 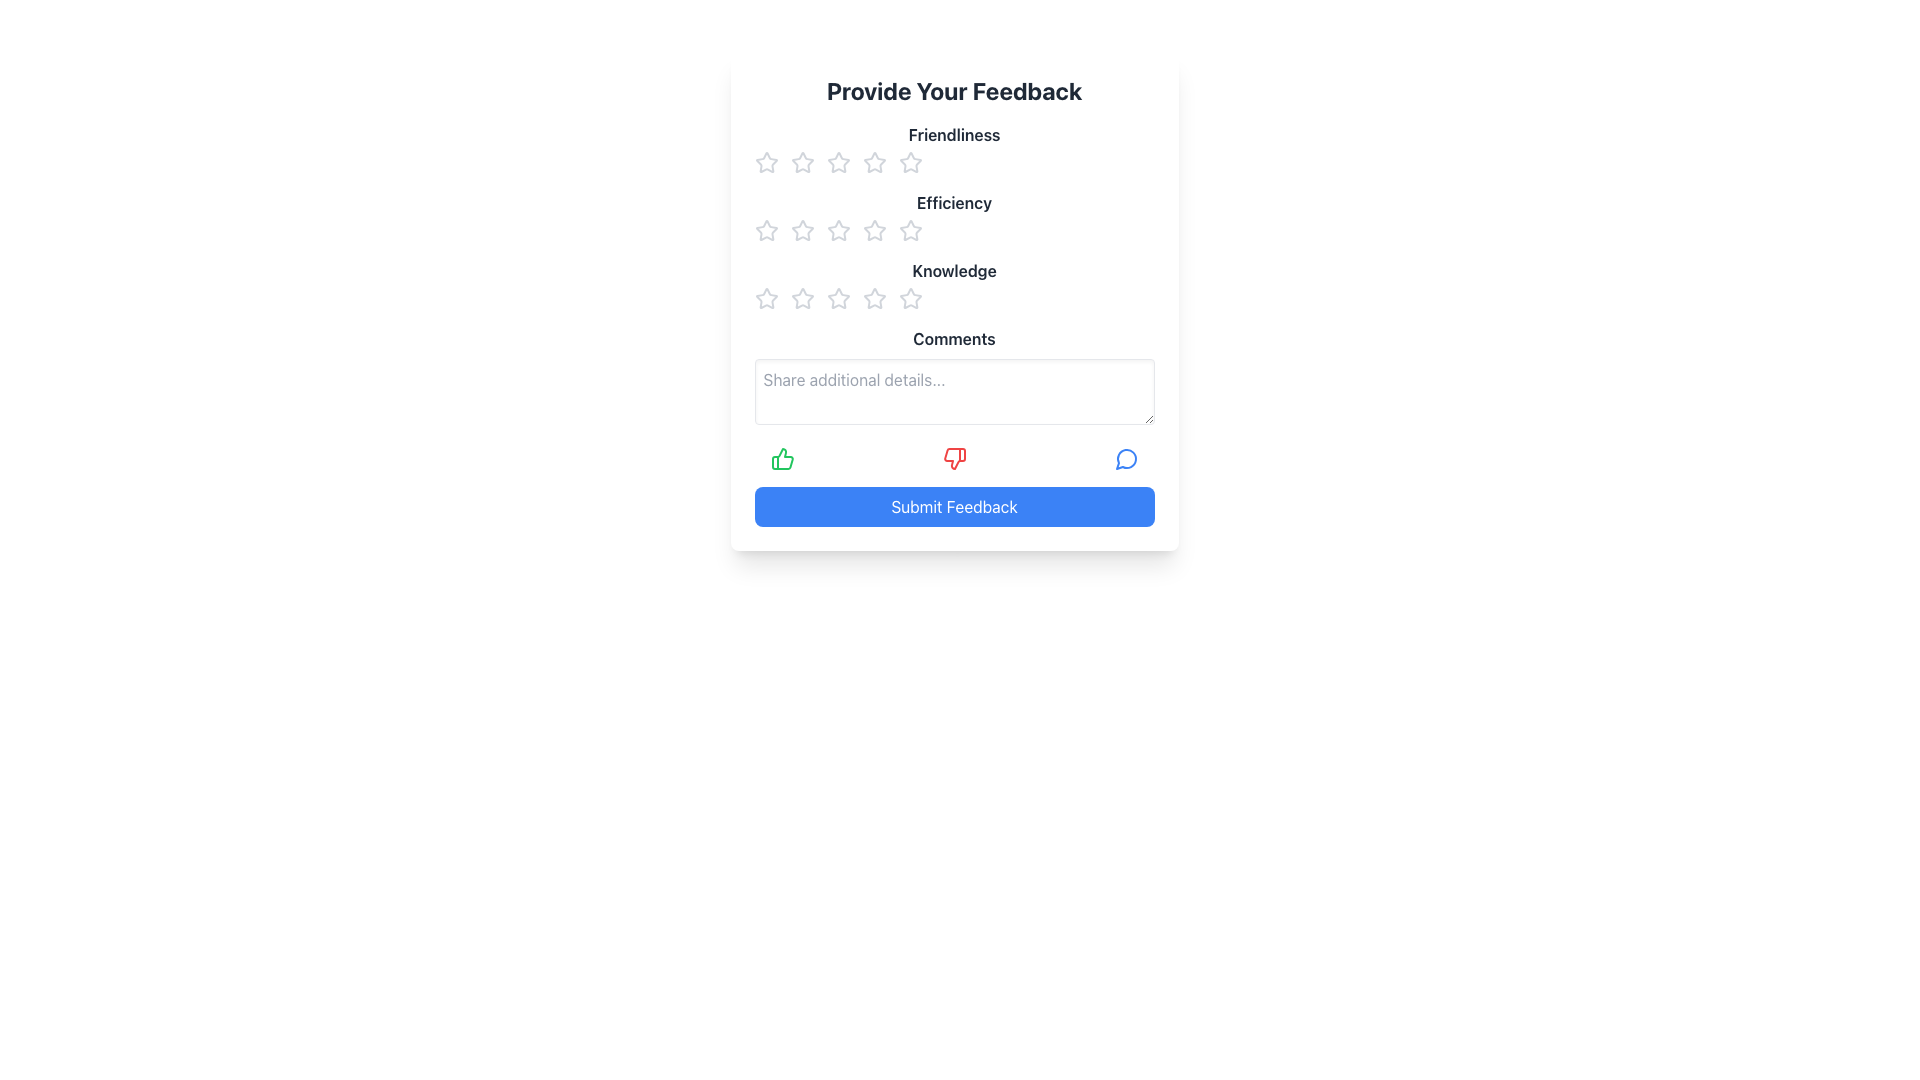 I want to click on the second star icon in the 'Knowledge' category of the feedback form, so click(x=802, y=299).